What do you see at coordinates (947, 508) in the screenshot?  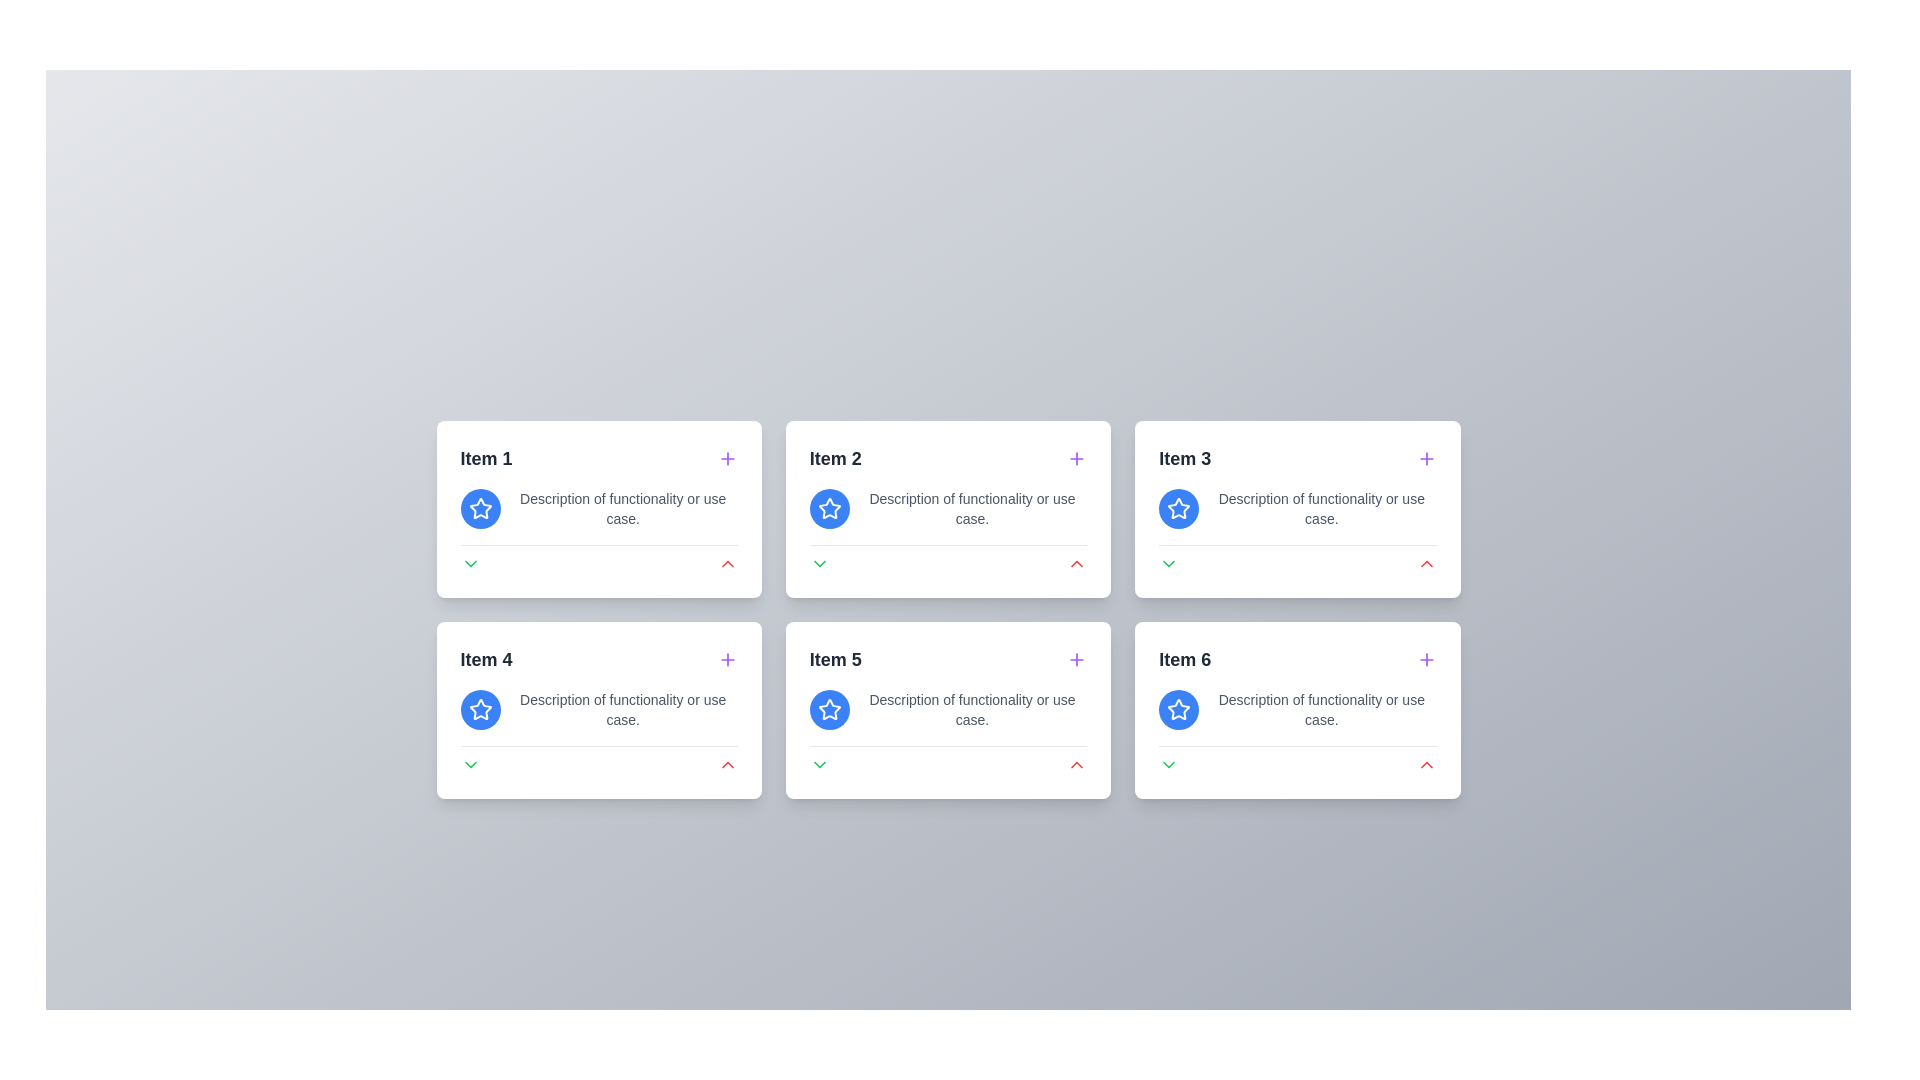 I see `the Informational Card containing the bold text 'Item 2' and a blue circular icon with a white star, which is the second card in the first row of a three-column grid layout` at bounding box center [947, 508].